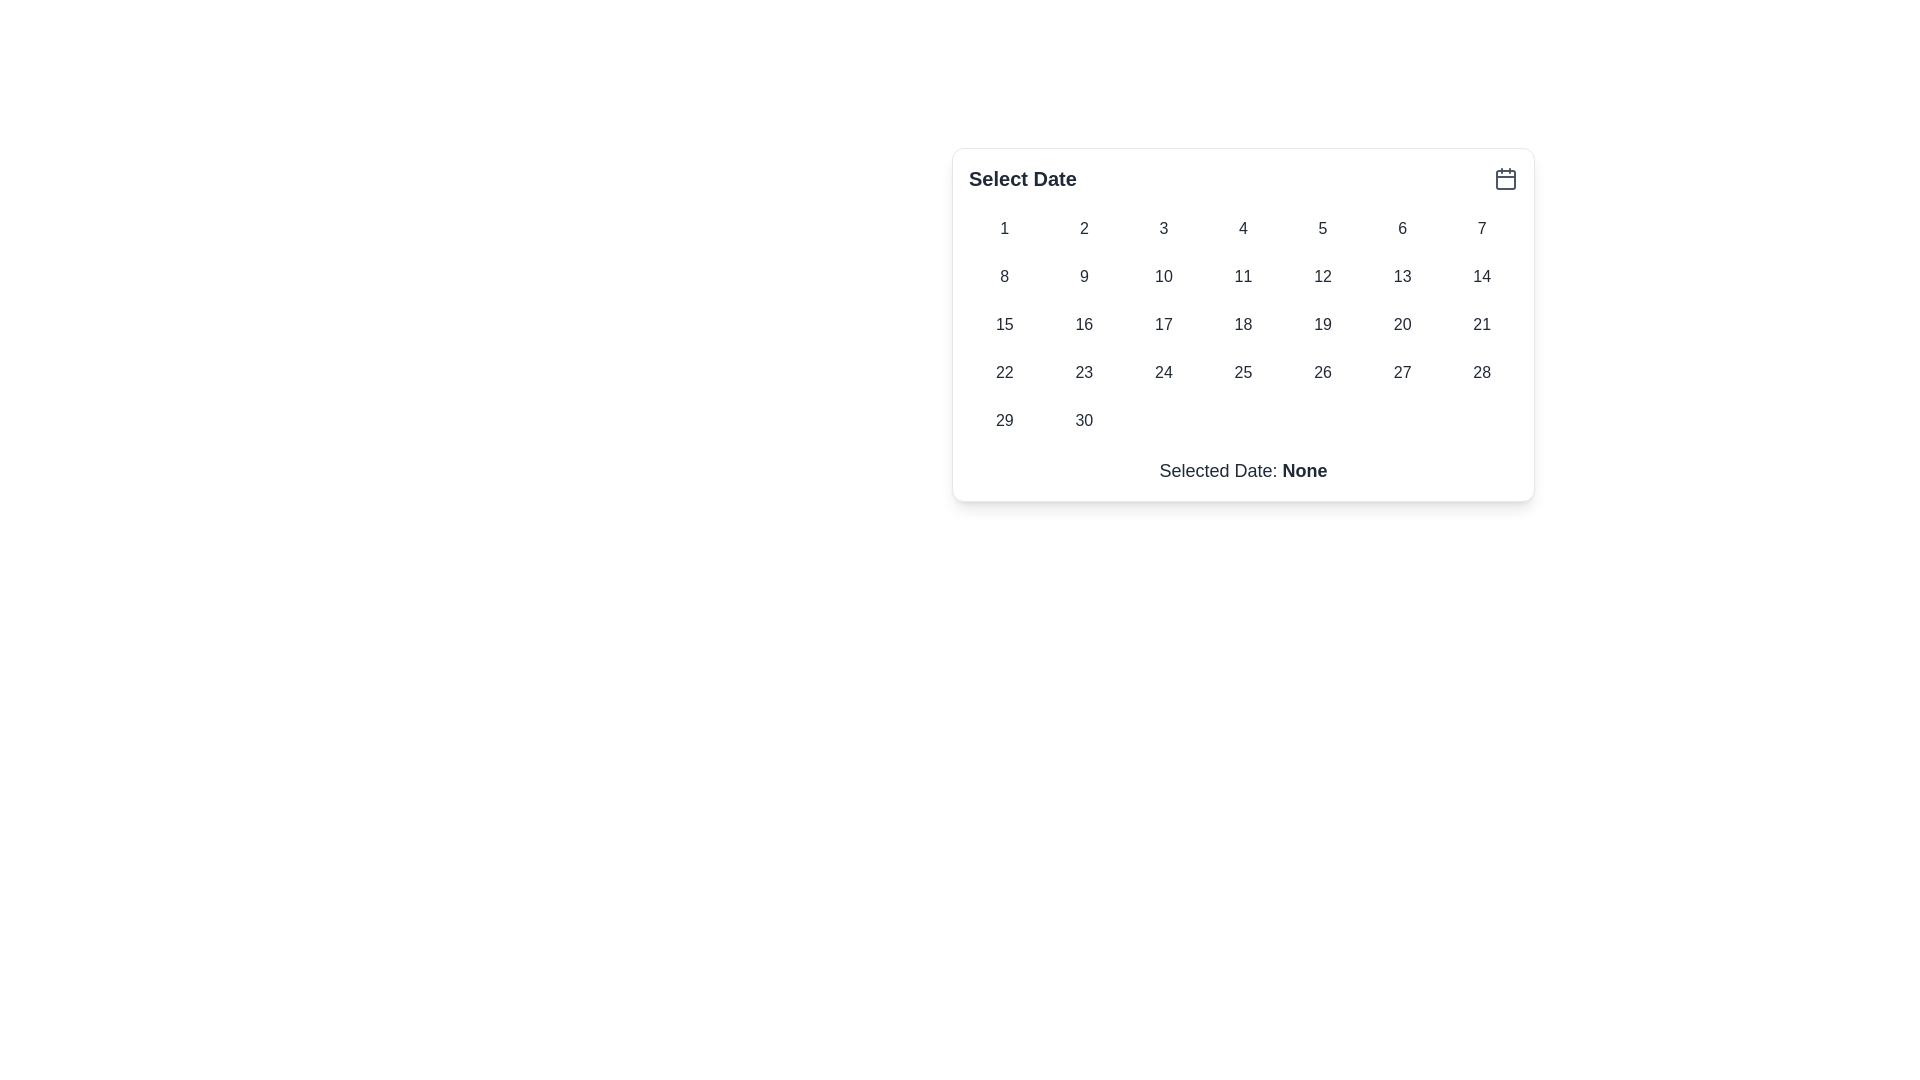 The width and height of the screenshot is (1920, 1080). What do you see at coordinates (1401, 373) in the screenshot?
I see `the button labeled '27' in the seventh column of the fourth row of the calendar` at bounding box center [1401, 373].